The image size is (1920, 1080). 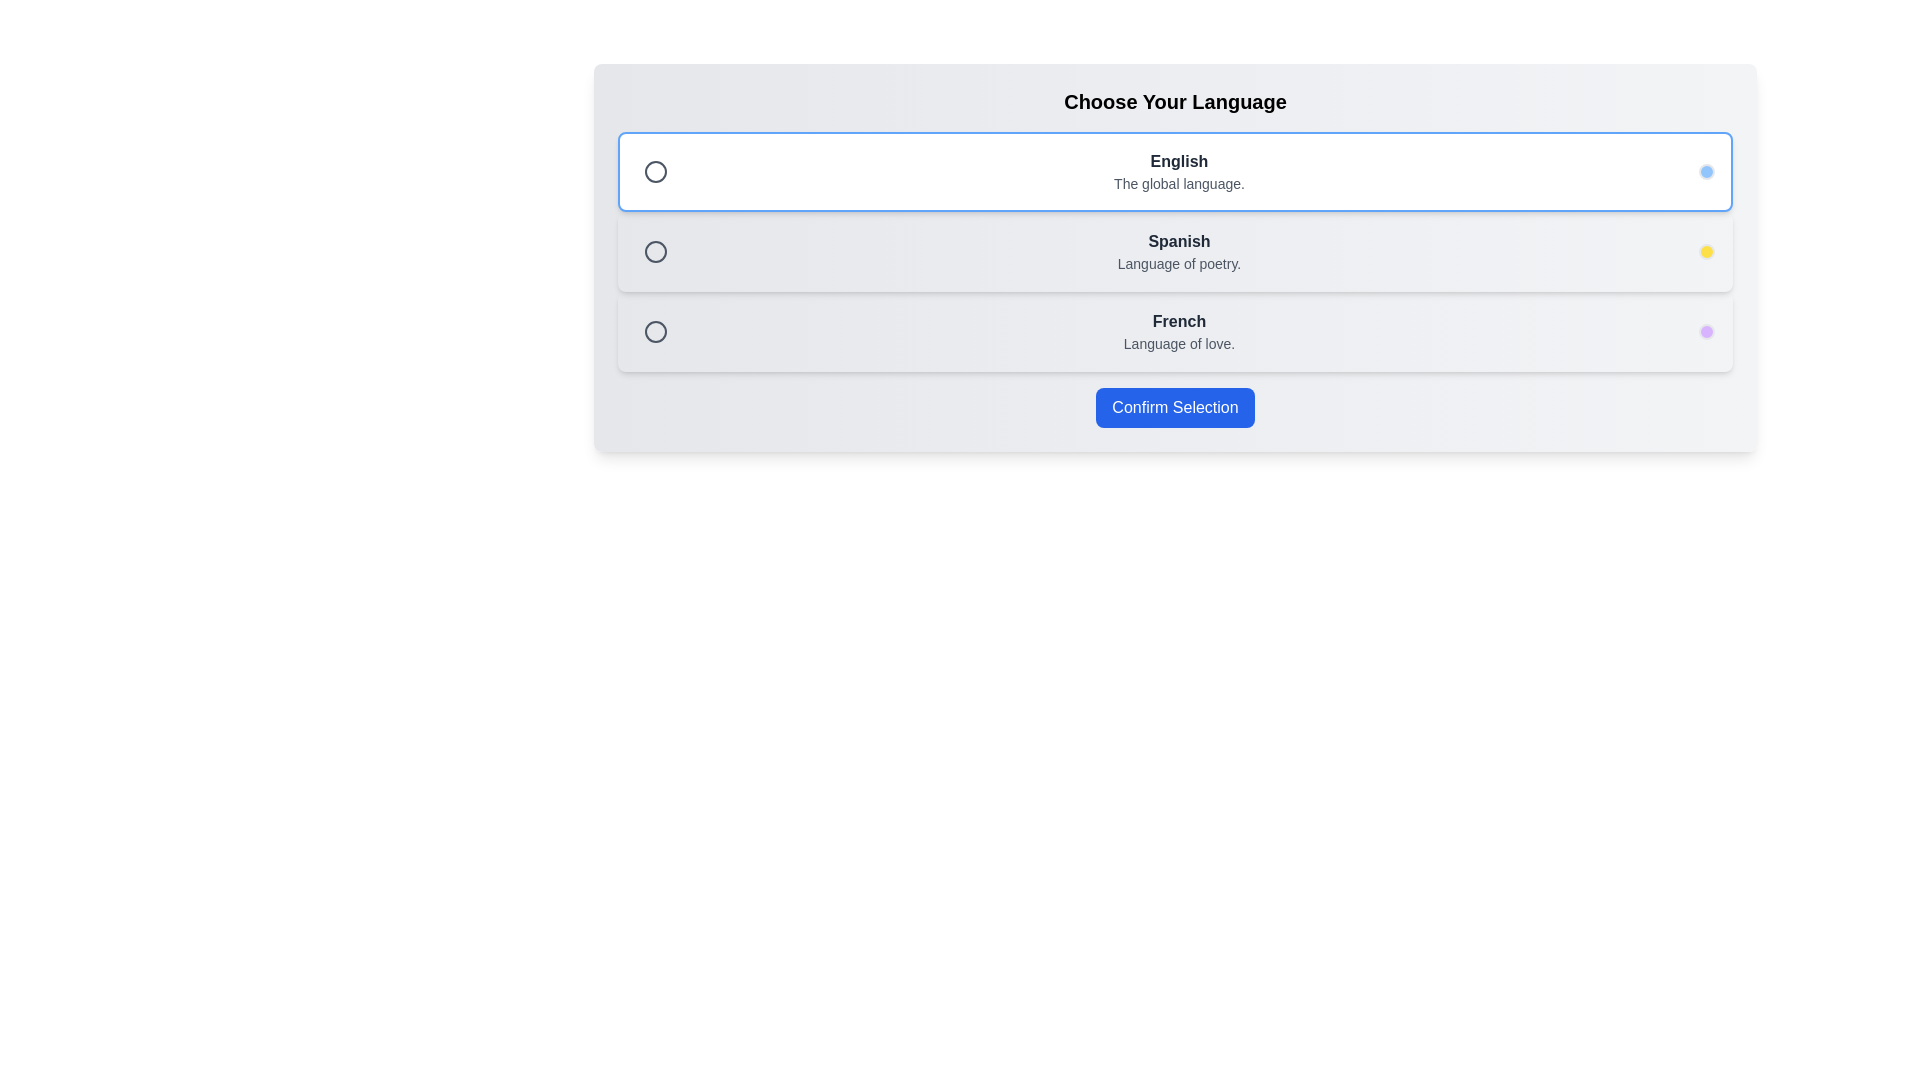 I want to click on the 'English' text label in the language selection list, which serves as descriptive text and is located within the first horizontal list item of the vertical selection list, so click(x=1179, y=161).